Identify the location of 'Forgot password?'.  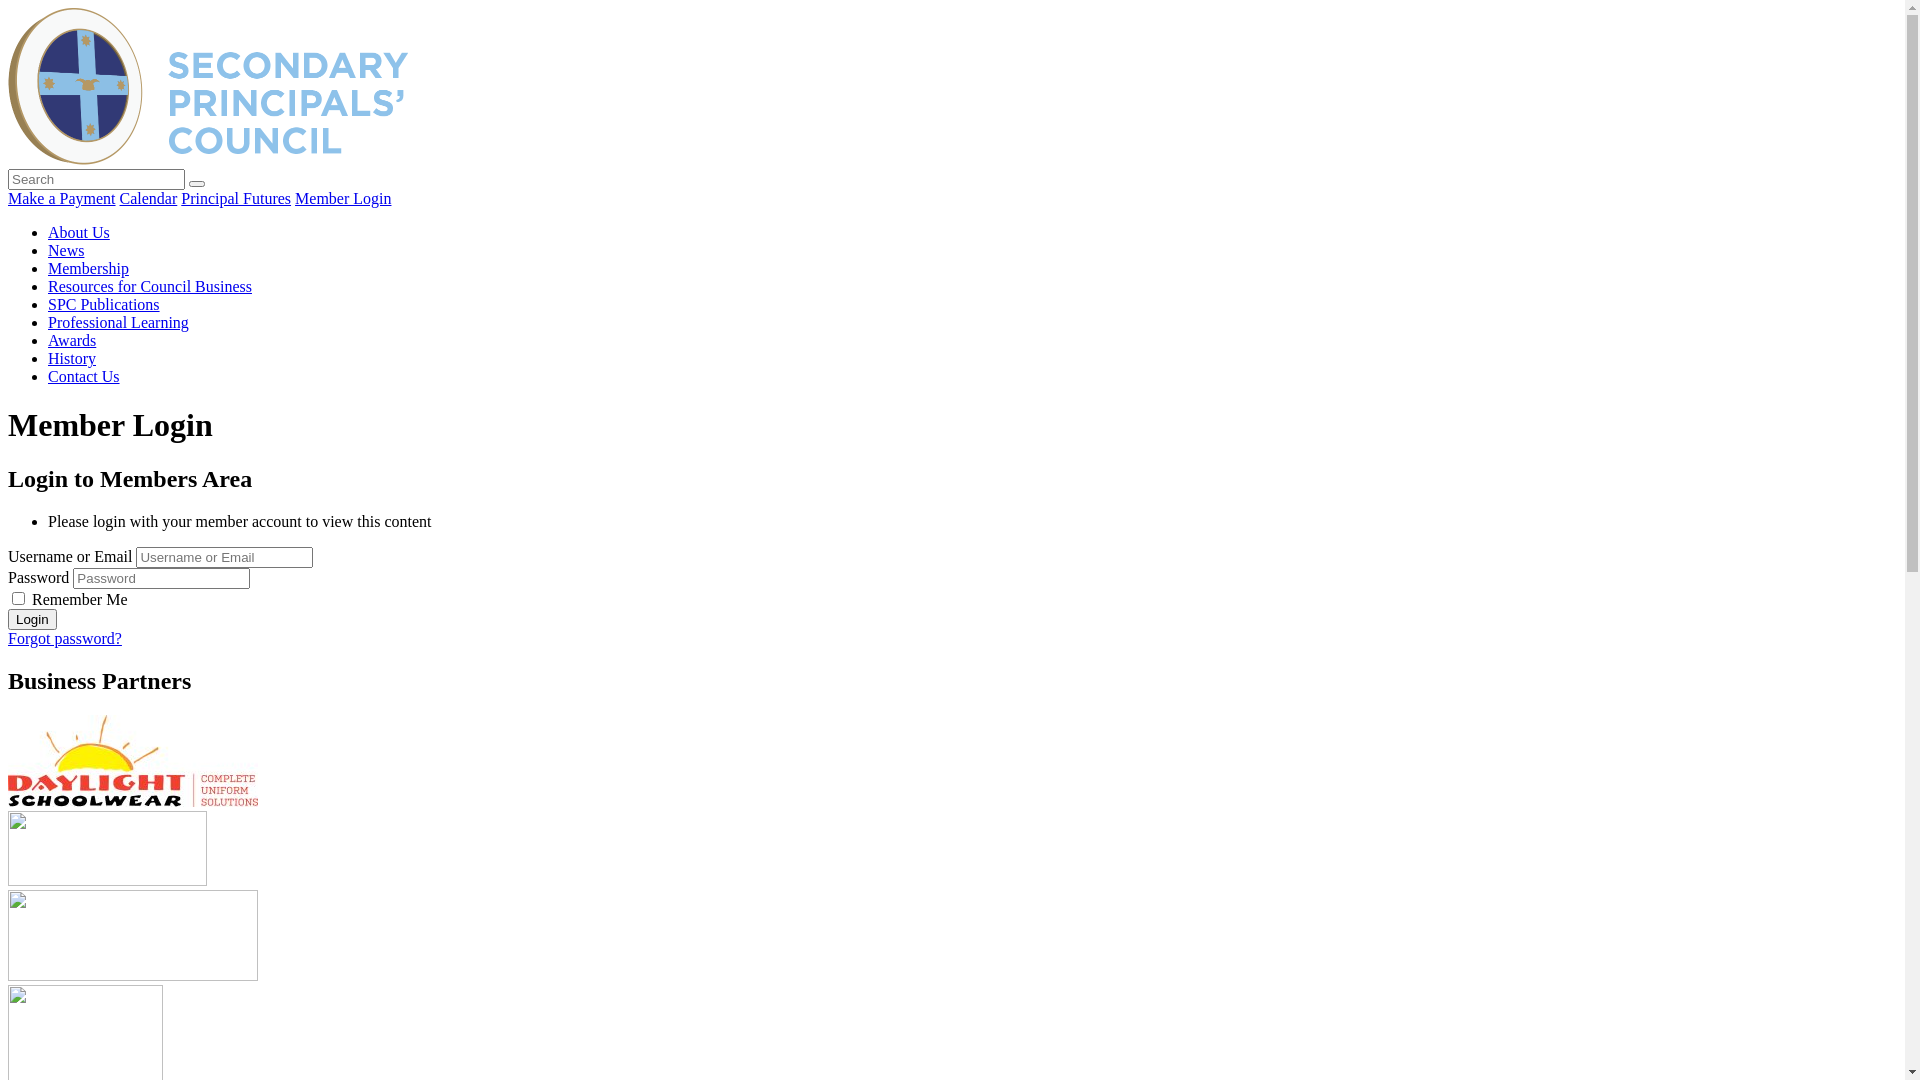
(8, 638).